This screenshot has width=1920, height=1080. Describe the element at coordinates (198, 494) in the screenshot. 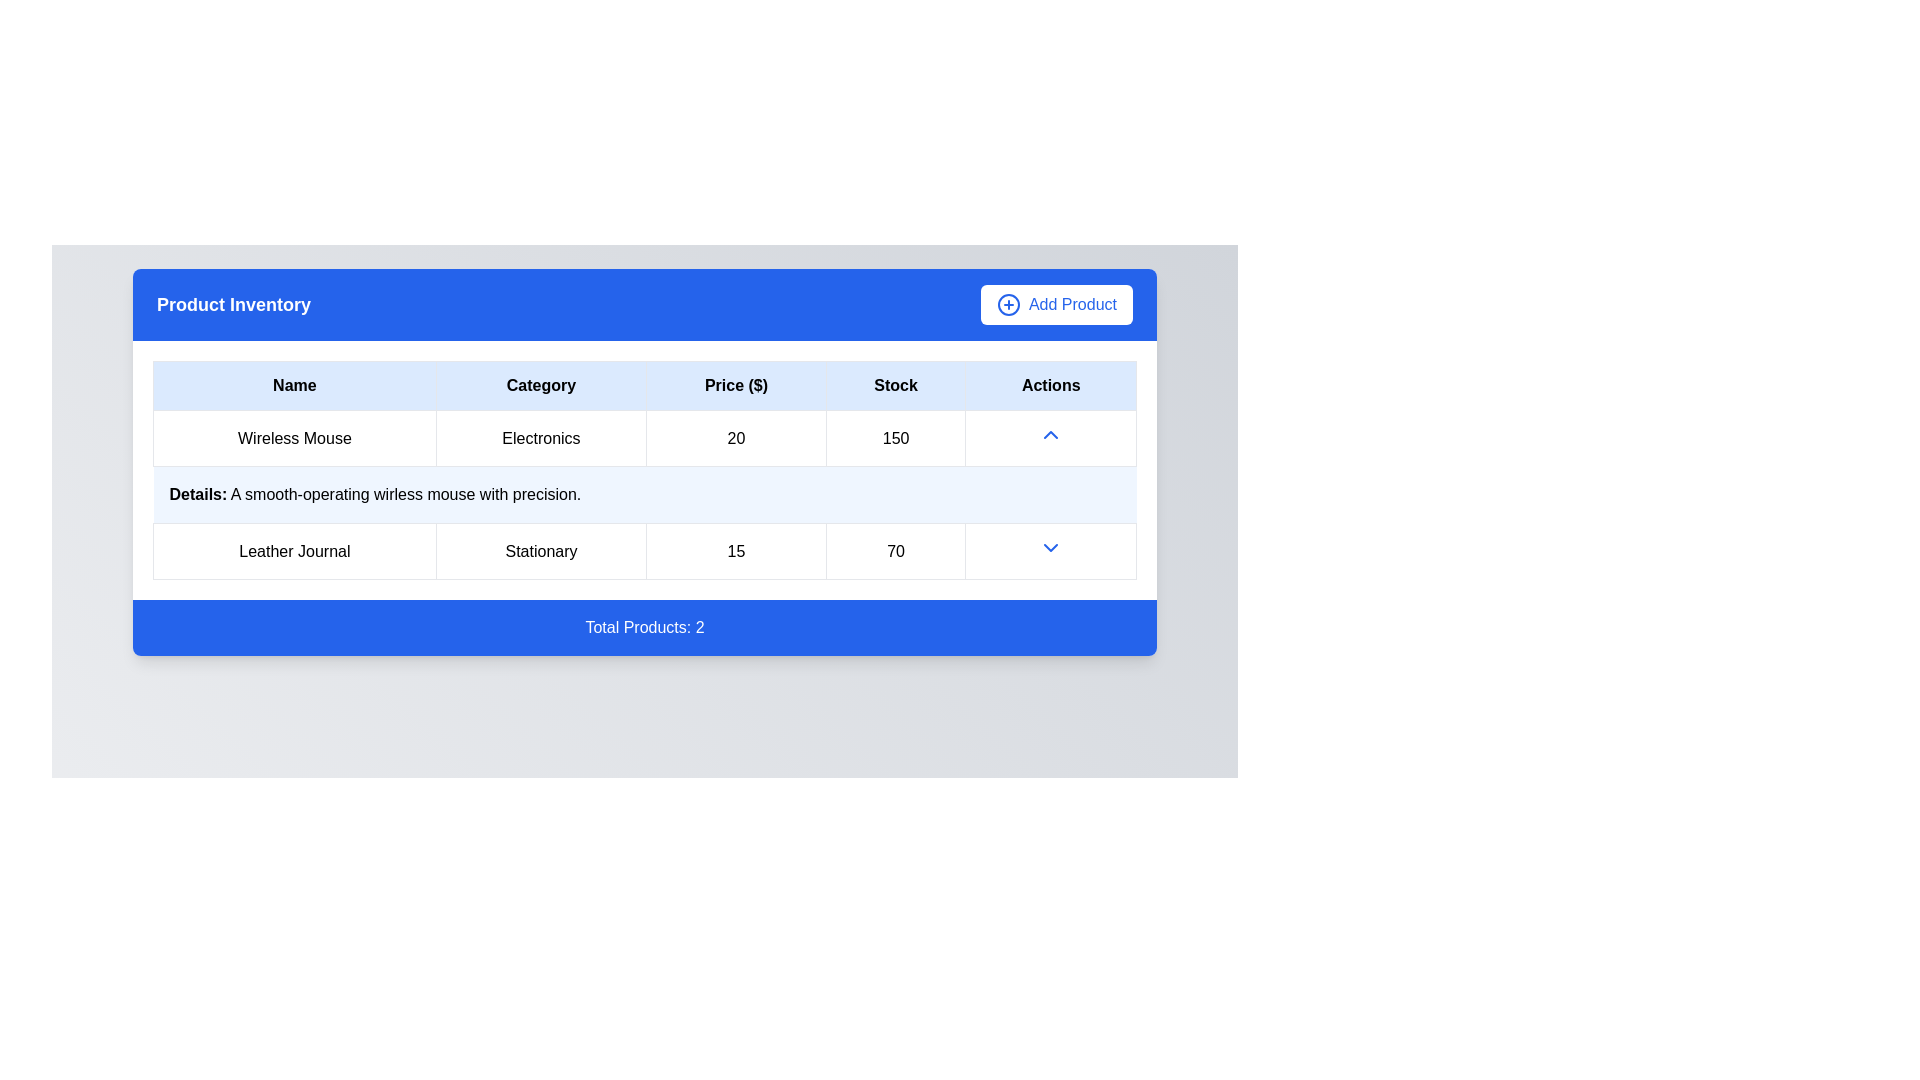

I see `the bolded text label reading 'Details:' in the detailed description cell for the 'Wireless Mouse' item in the product inventory table` at that location.